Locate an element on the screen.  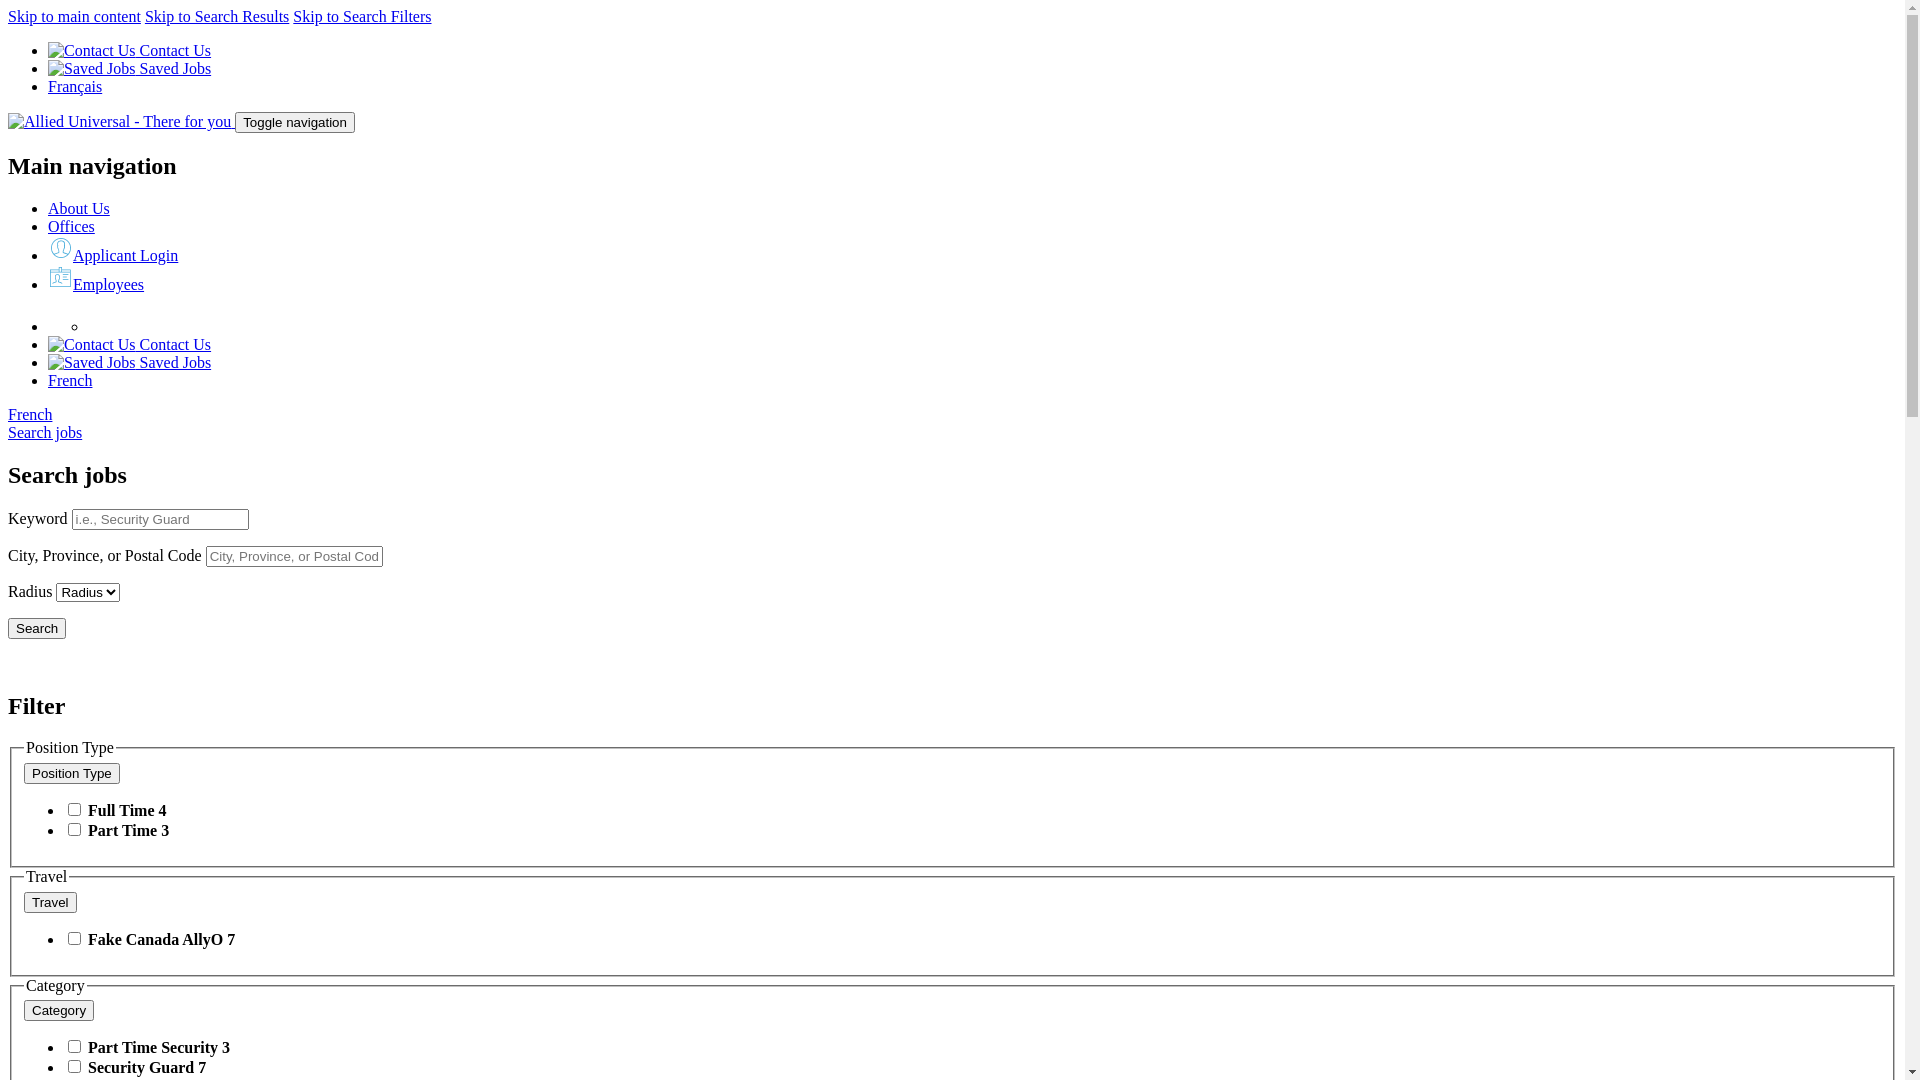
'Employees' is located at coordinates (95, 284).